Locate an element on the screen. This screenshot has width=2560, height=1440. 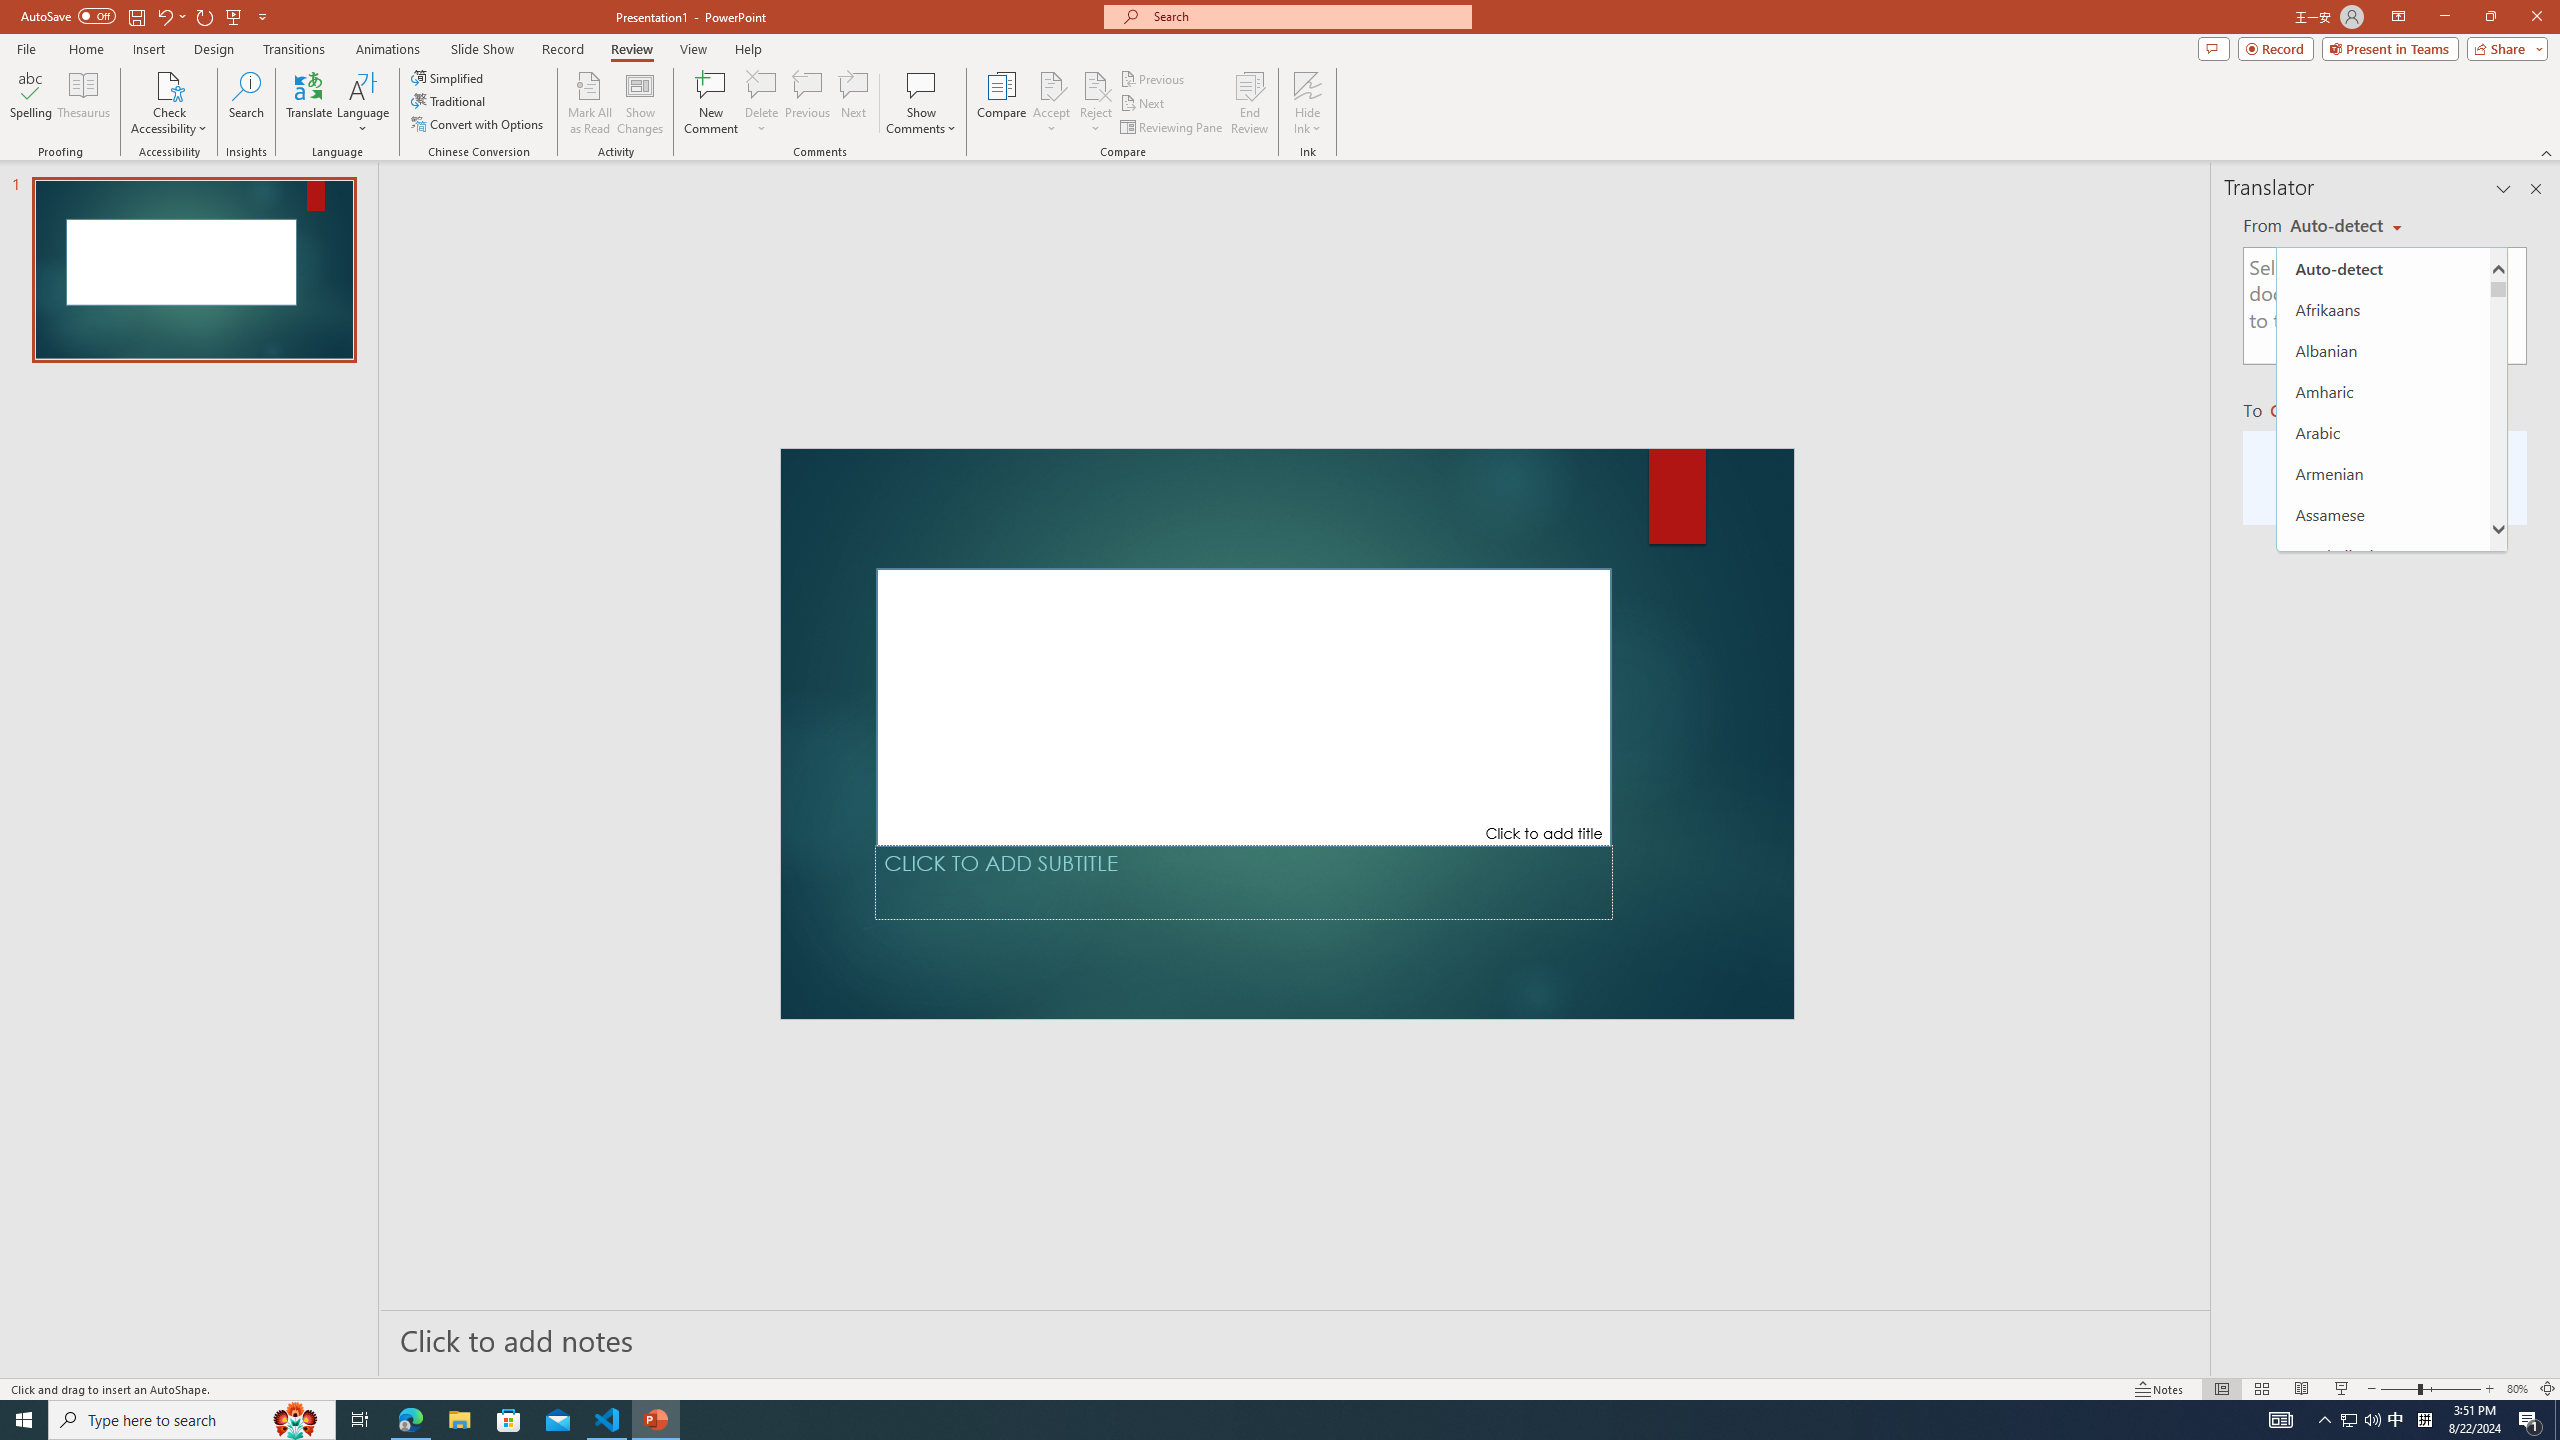
'New Comment' is located at coordinates (709, 103).